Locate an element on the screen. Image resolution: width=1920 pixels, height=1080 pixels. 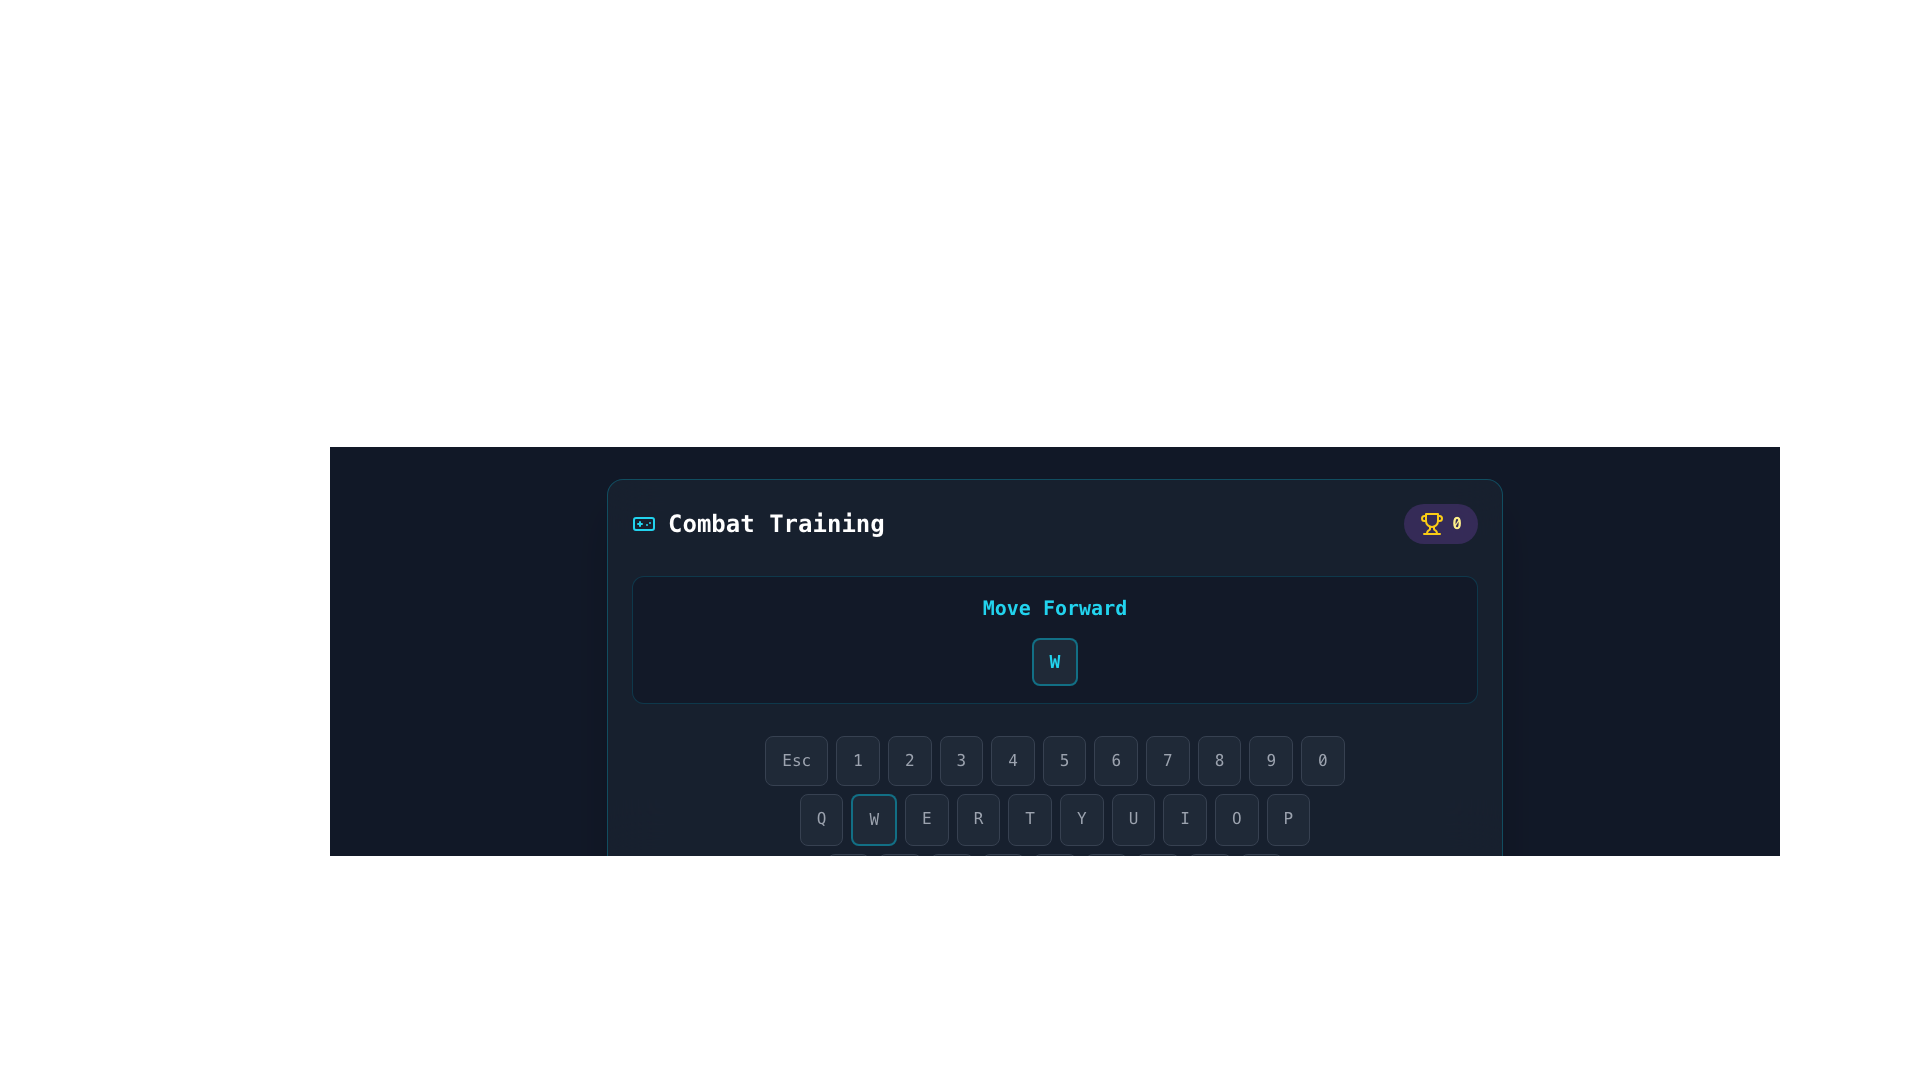
the button resembling the keyboard key labeled 'U', which has a dark gray background and lighter gray text, to simulate a key press is located at coordinates (1132, 820).